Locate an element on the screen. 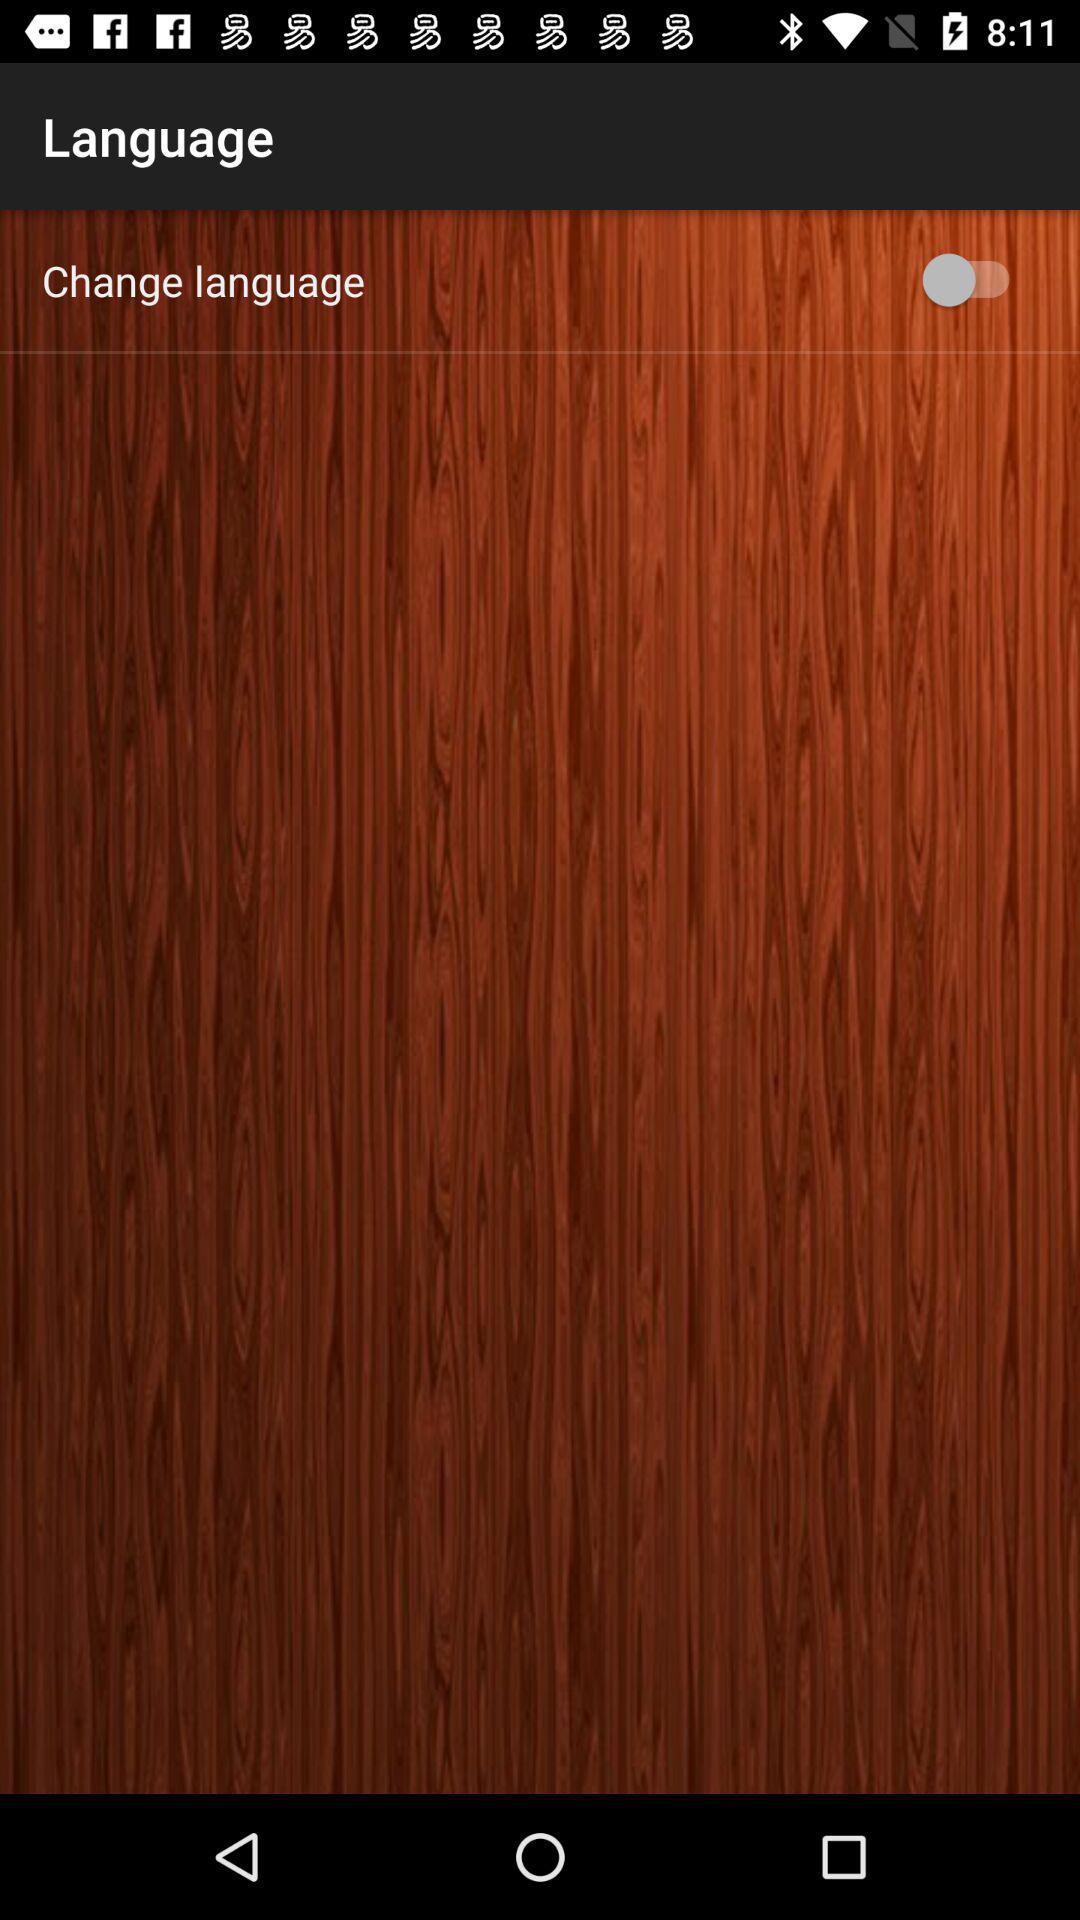  the app next to change language app is located at coordinates (974, 279).